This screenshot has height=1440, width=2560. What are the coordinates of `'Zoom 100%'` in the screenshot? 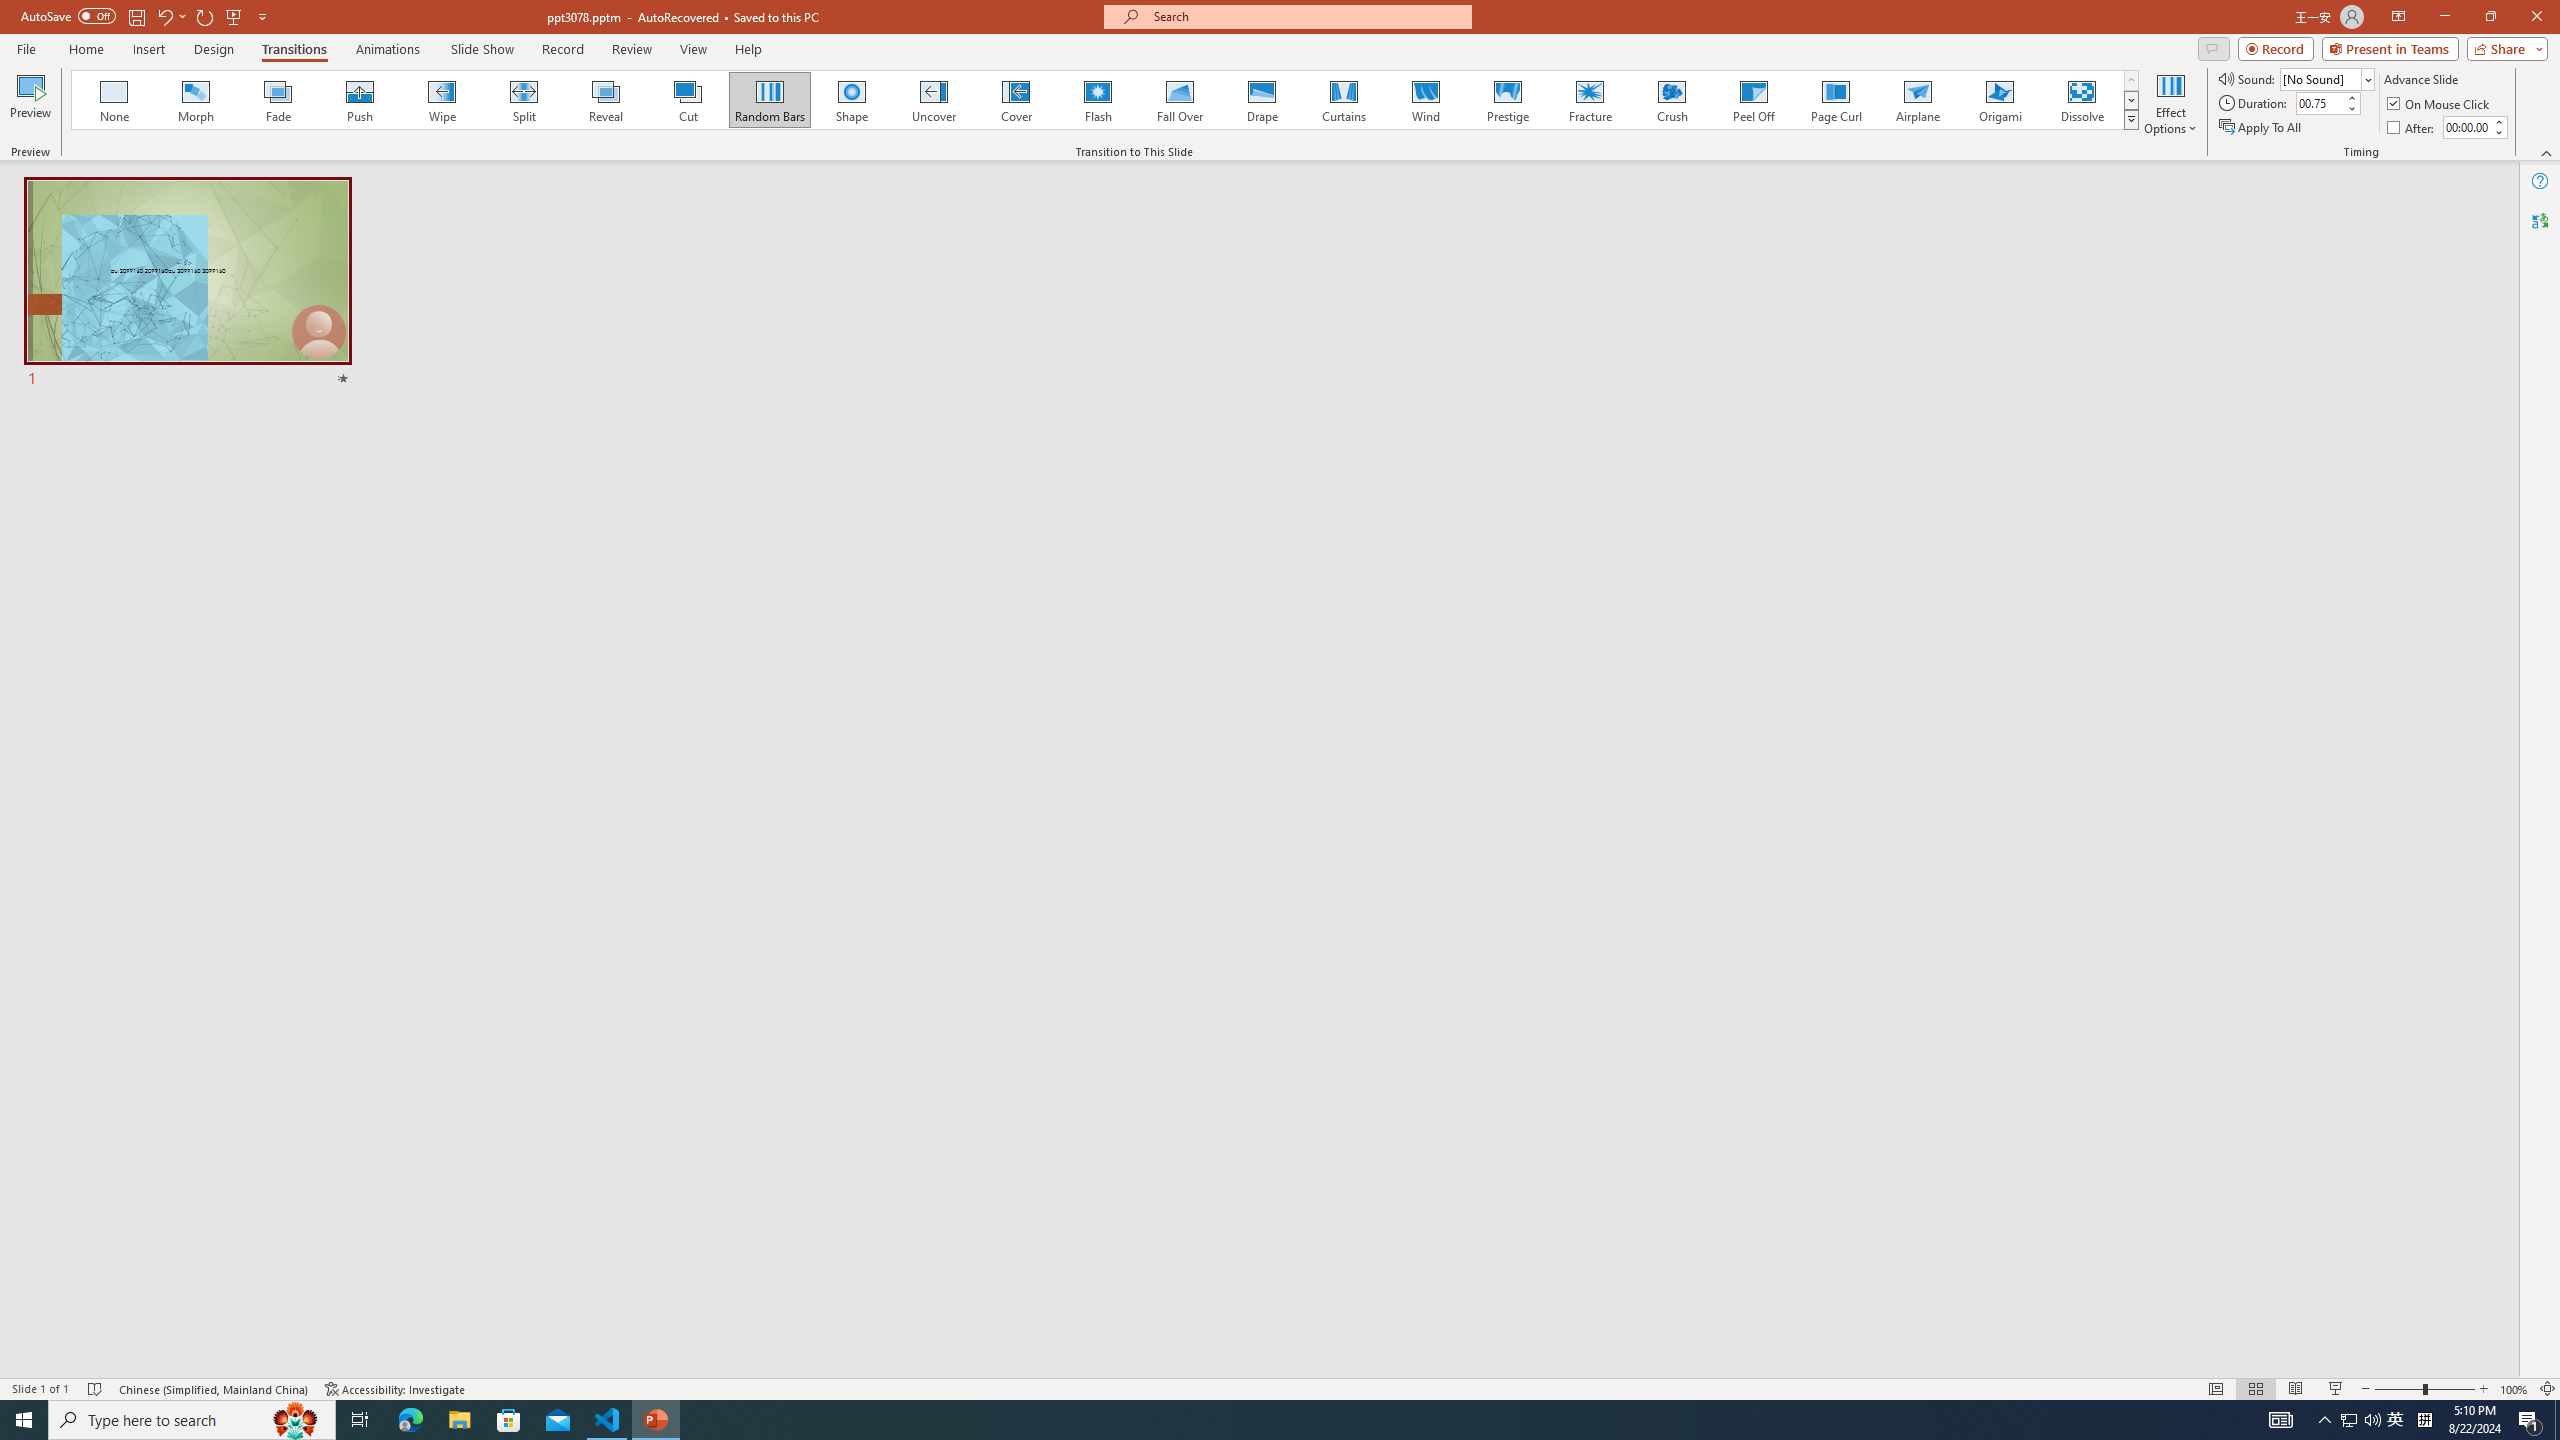 It's located at (2515, 1389).